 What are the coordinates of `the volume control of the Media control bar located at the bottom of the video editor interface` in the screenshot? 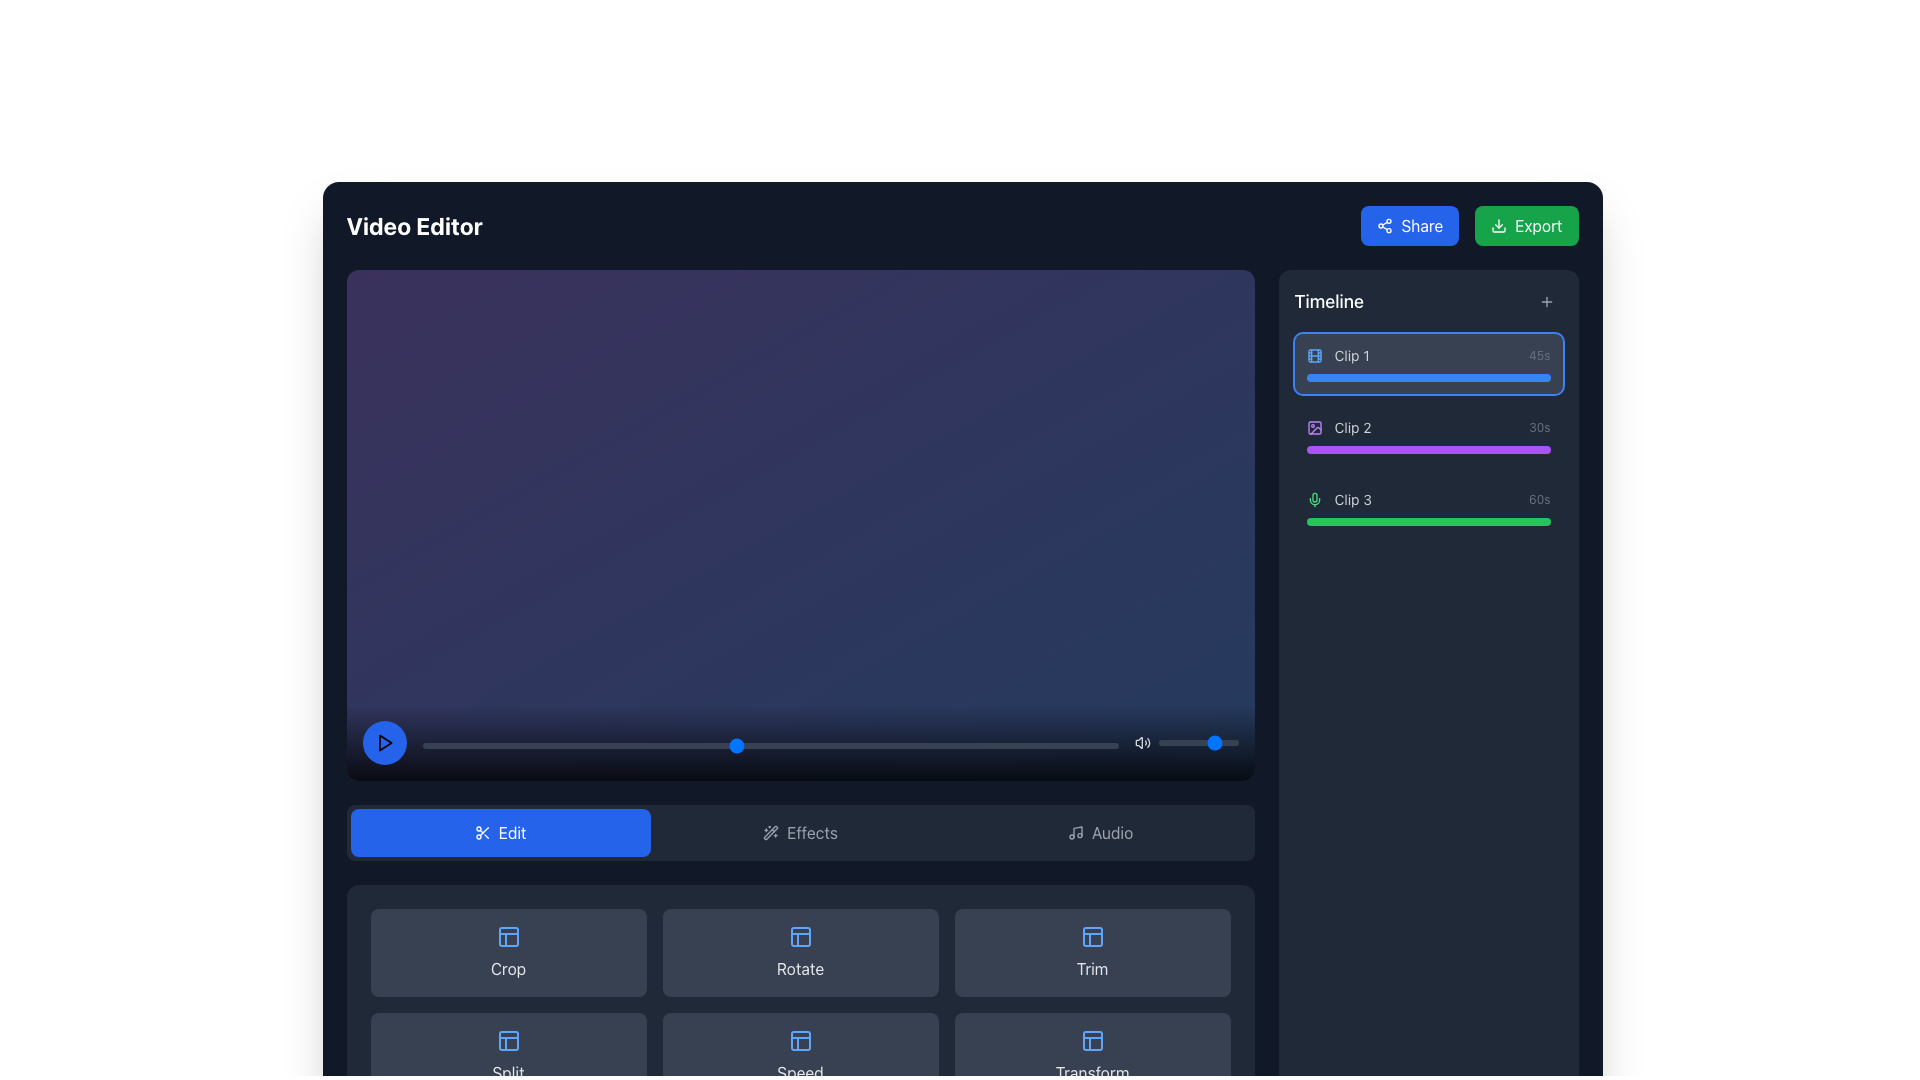 It's located at (800, 742).